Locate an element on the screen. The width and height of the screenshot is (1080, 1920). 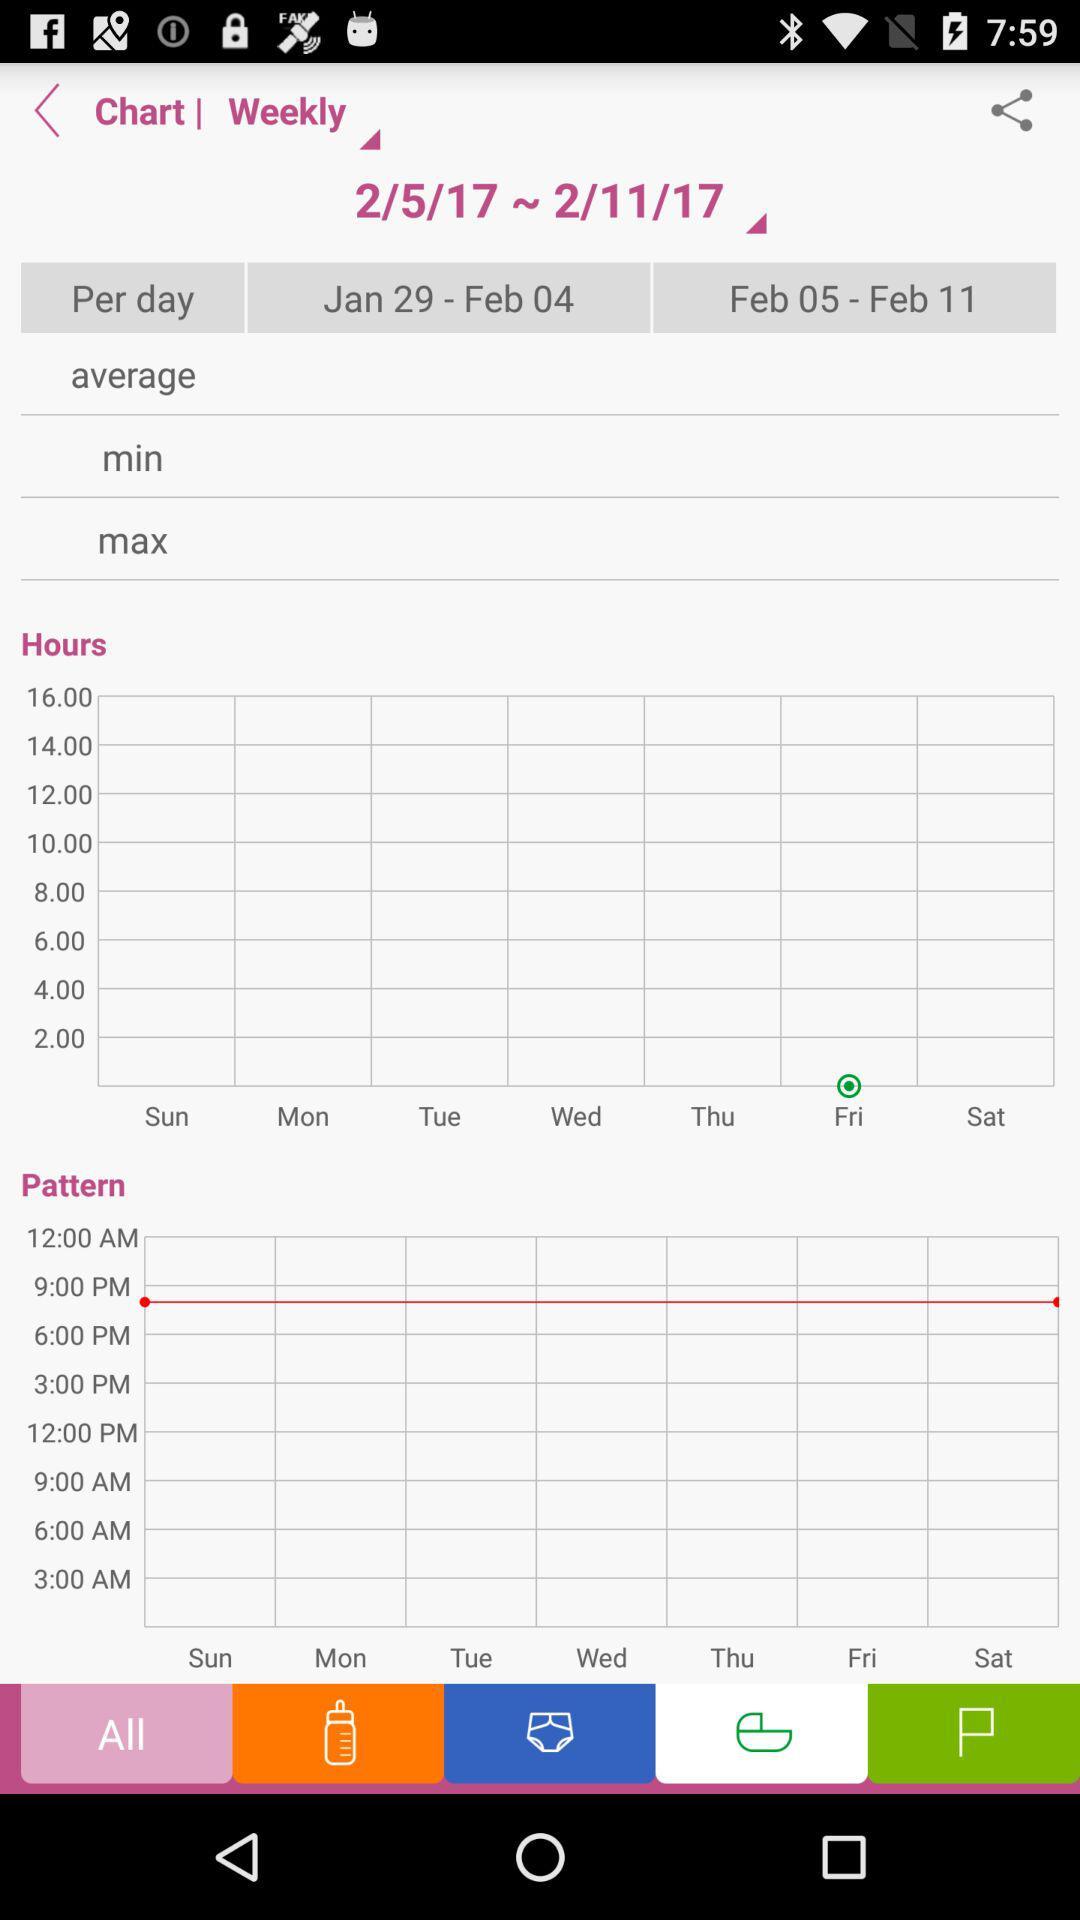
the app to the right of  | is located at coordinates (296, 109).